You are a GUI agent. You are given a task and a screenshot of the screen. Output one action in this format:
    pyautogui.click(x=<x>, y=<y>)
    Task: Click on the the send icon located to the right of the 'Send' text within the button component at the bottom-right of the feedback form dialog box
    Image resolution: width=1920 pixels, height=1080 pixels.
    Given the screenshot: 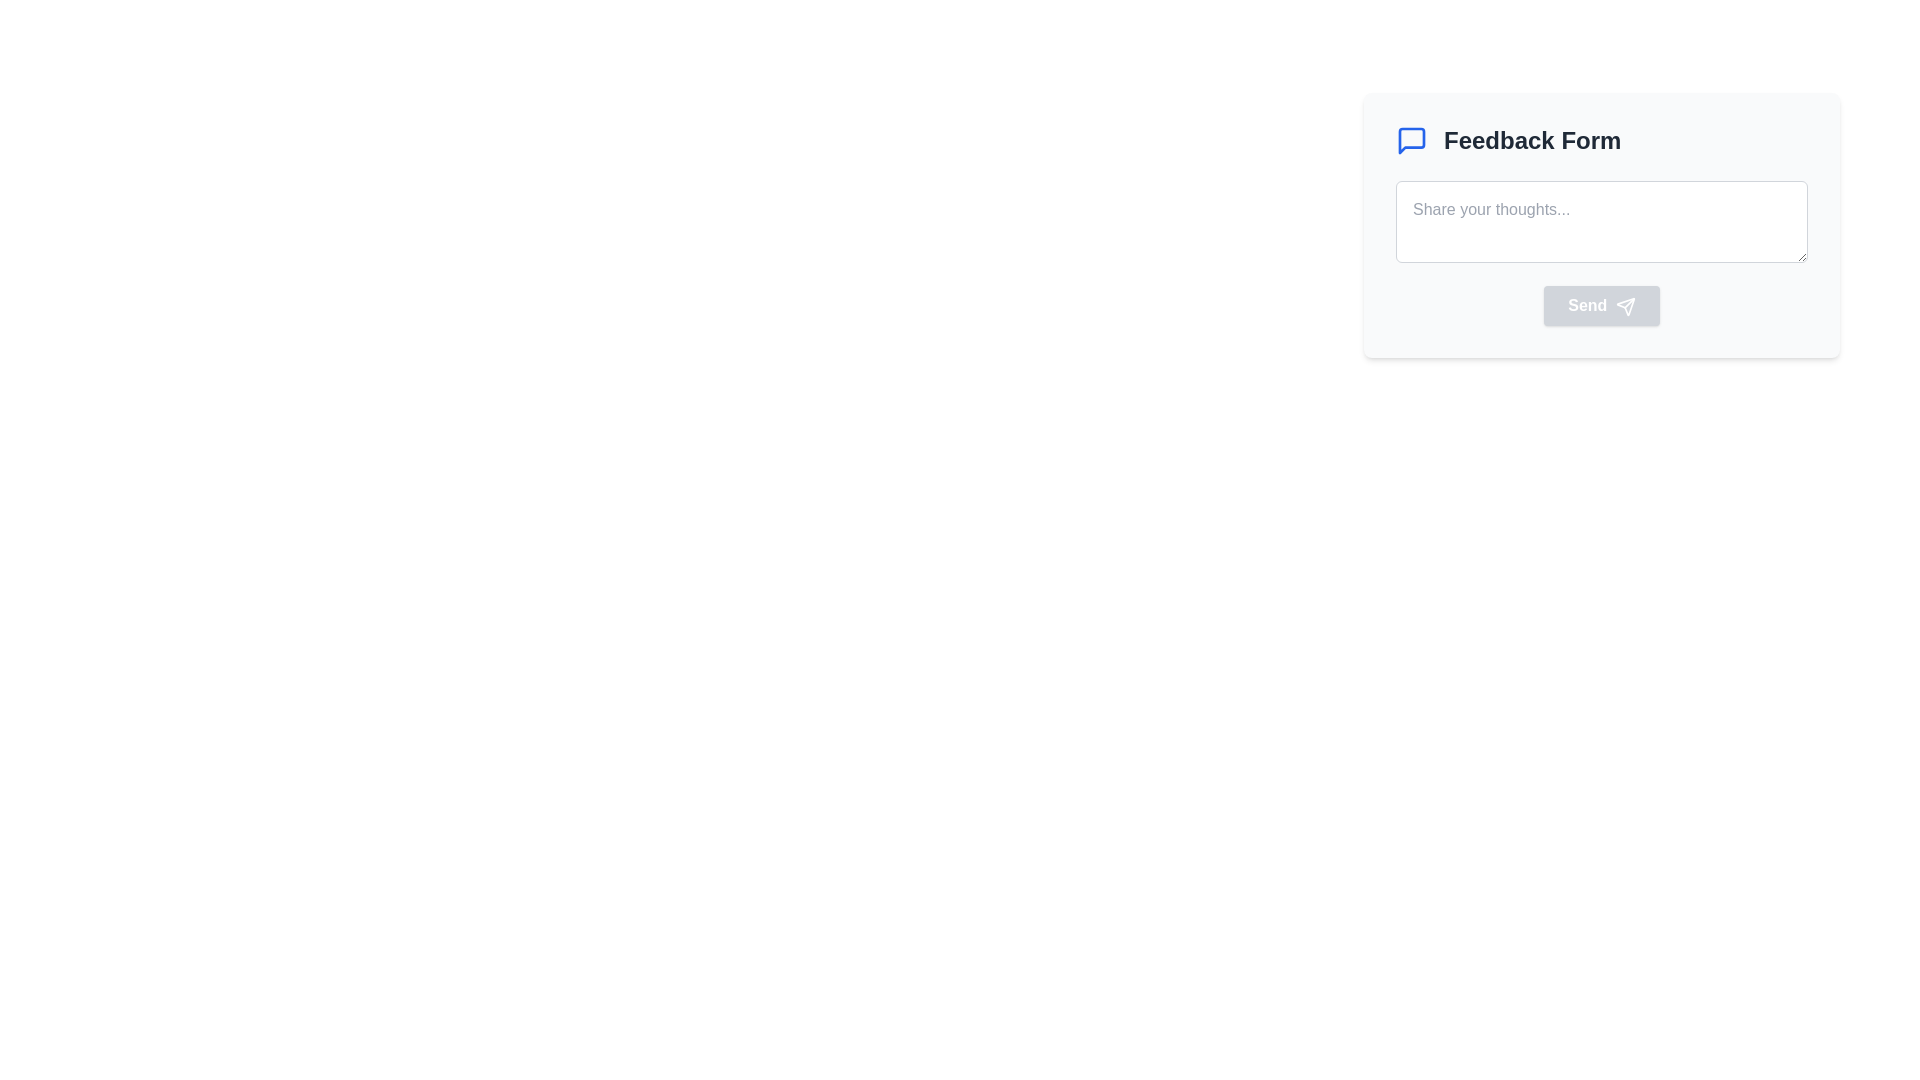 What is the action you would take?
    pyautogui.click(x=1625, y=306)
    